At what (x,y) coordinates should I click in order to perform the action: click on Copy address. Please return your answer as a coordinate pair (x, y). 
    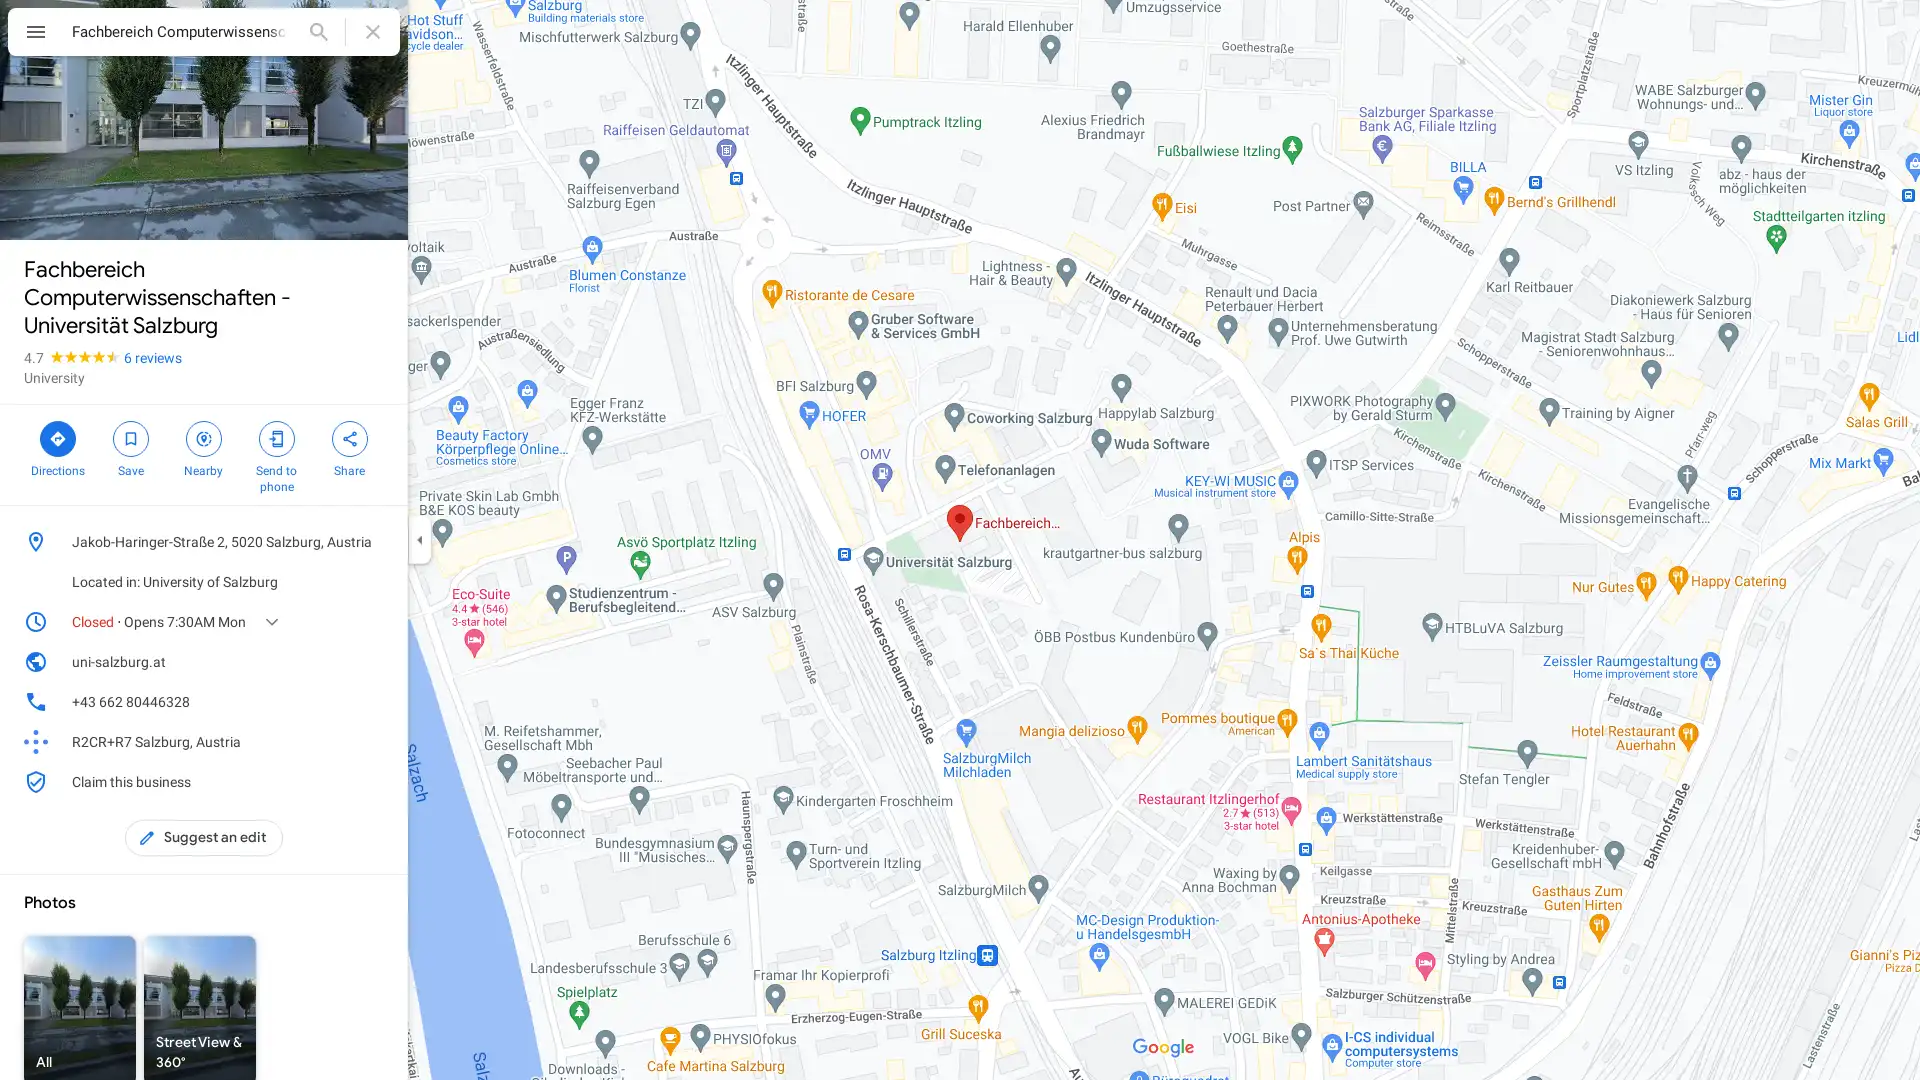
    Looking at the image, I should click on (374, 542).